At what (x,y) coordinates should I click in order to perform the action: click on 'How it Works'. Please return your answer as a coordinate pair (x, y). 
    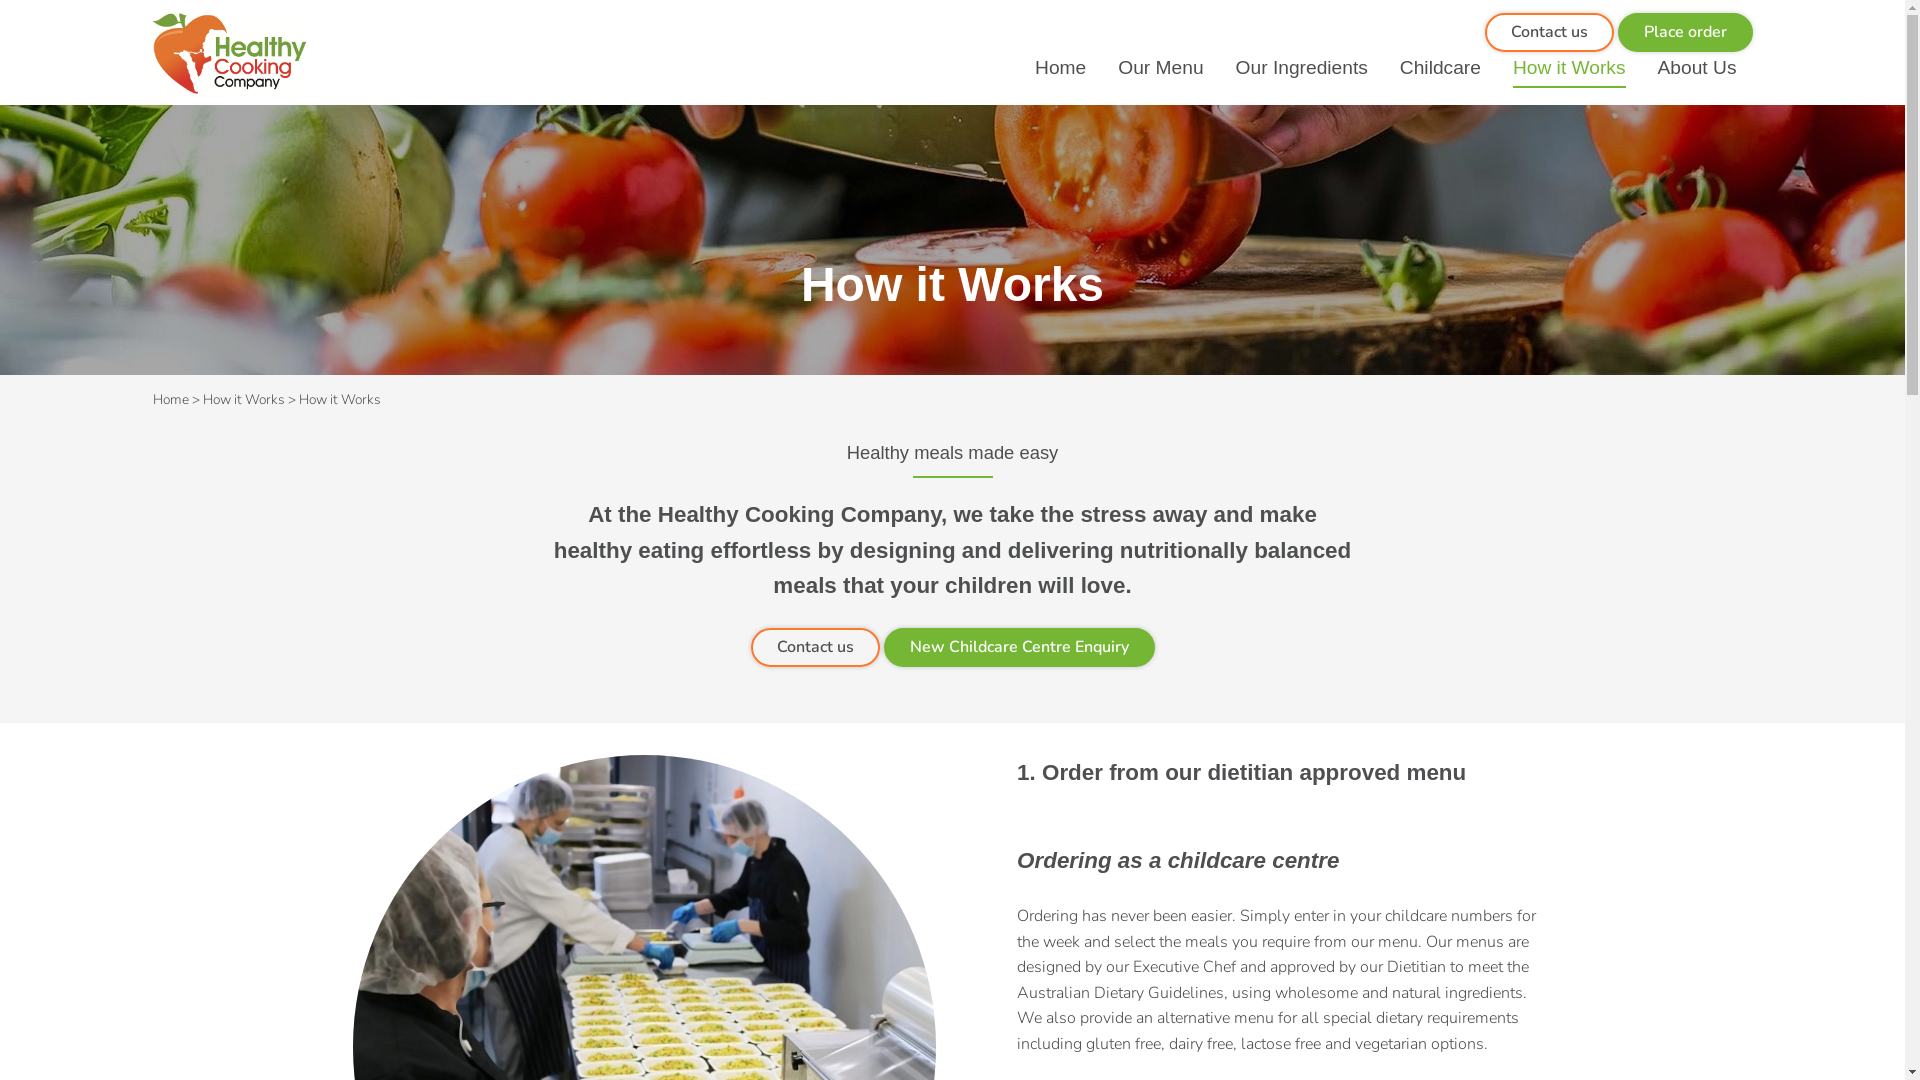
    Looking at the image, I should click on (1568, 67).